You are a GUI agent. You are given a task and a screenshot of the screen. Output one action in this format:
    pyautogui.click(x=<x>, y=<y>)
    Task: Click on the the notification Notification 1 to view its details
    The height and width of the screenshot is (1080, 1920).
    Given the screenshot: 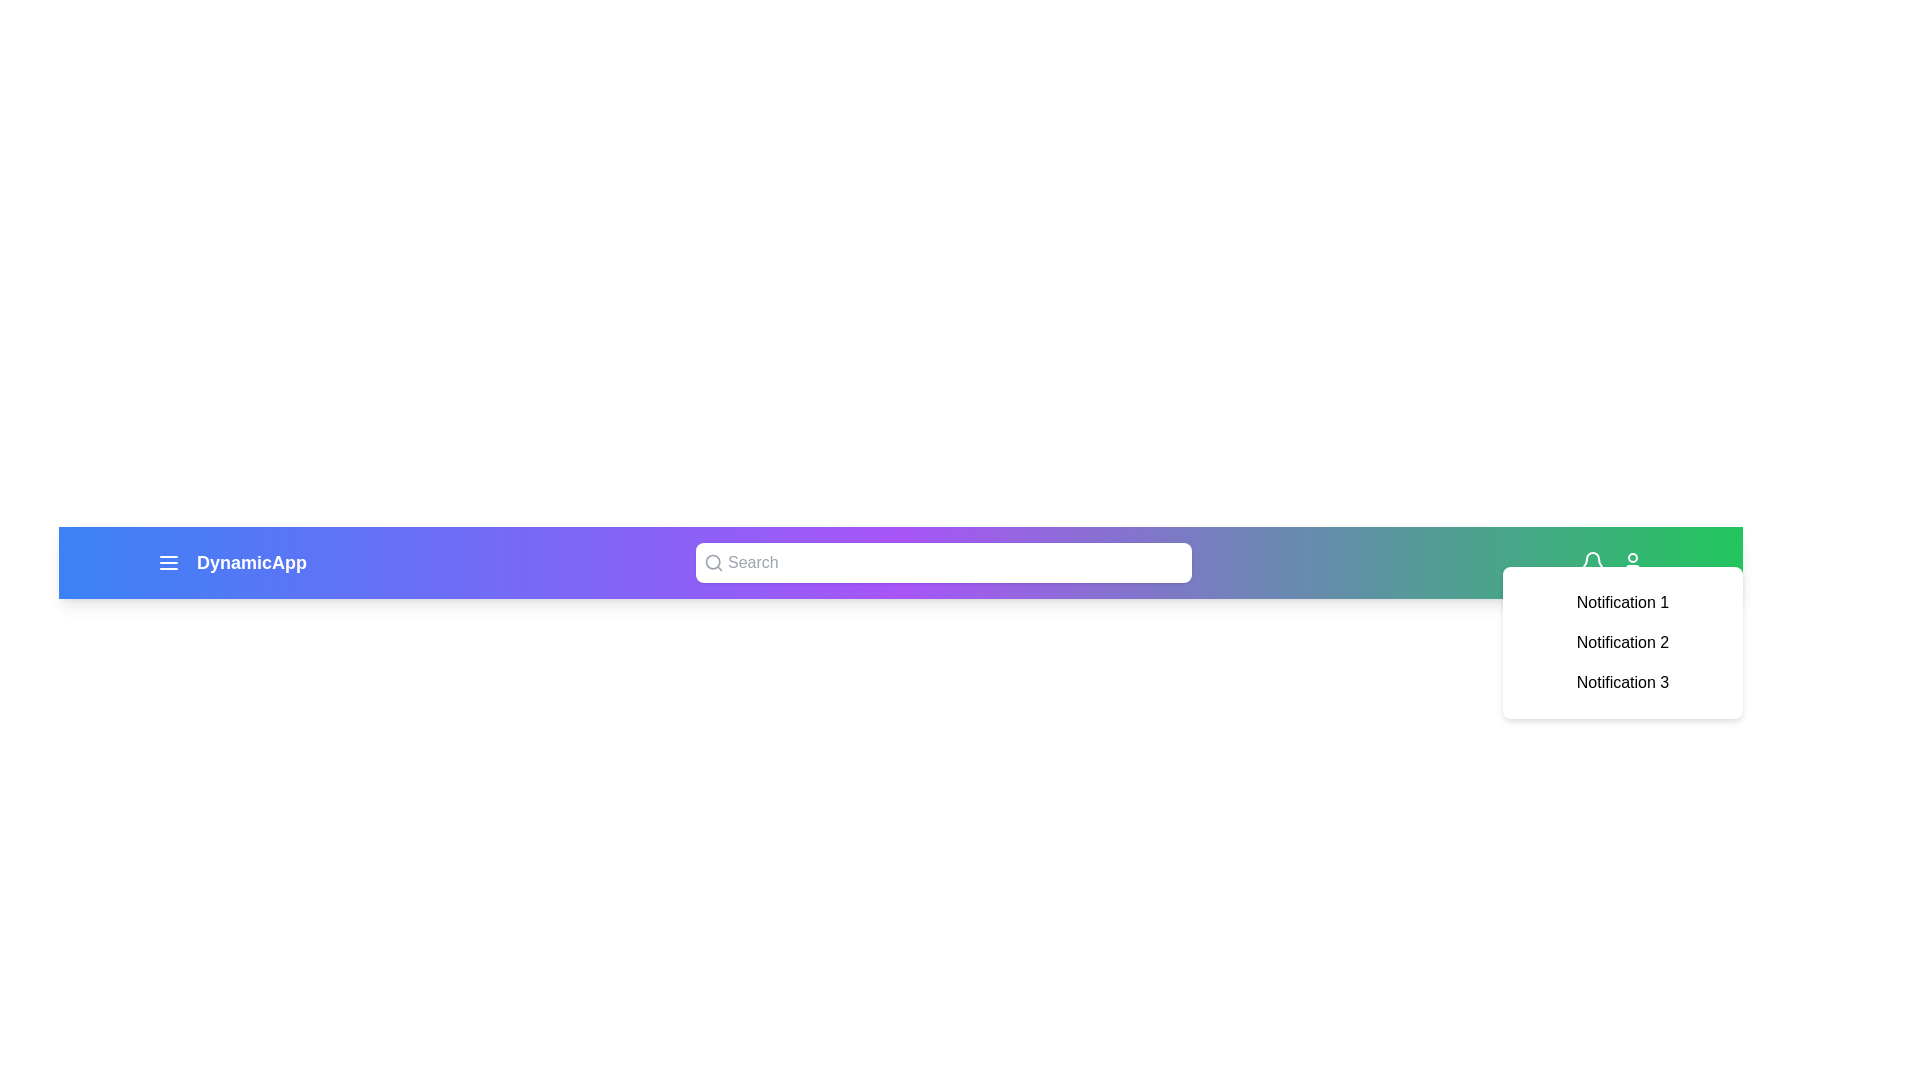 What is the action you would take?
    pyautogui.click(x=1622, y=601)
    